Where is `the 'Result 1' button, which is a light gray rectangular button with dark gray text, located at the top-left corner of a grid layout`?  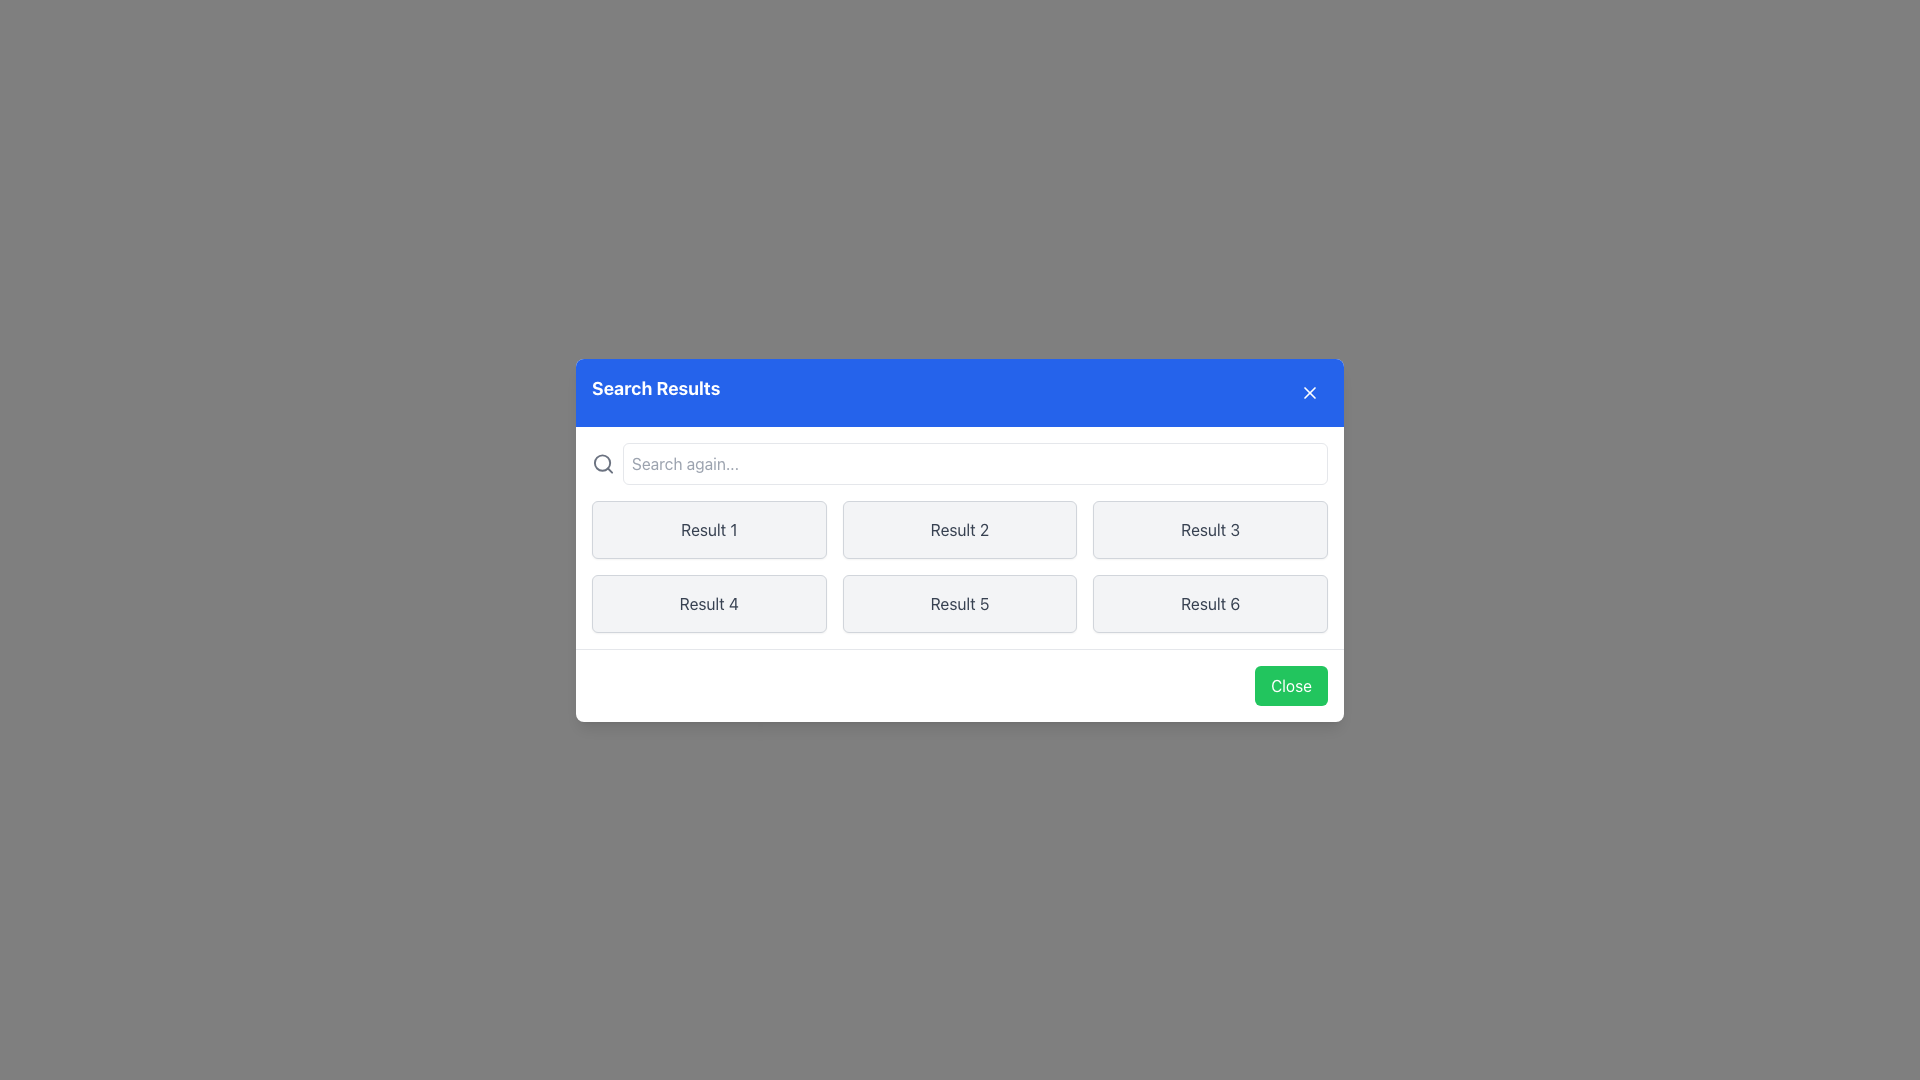
the 'Result 1' button, which is a light gray rectangular button with dark gray text, located at the top-left corner of a grid layout is located at coordinates (709, 528).